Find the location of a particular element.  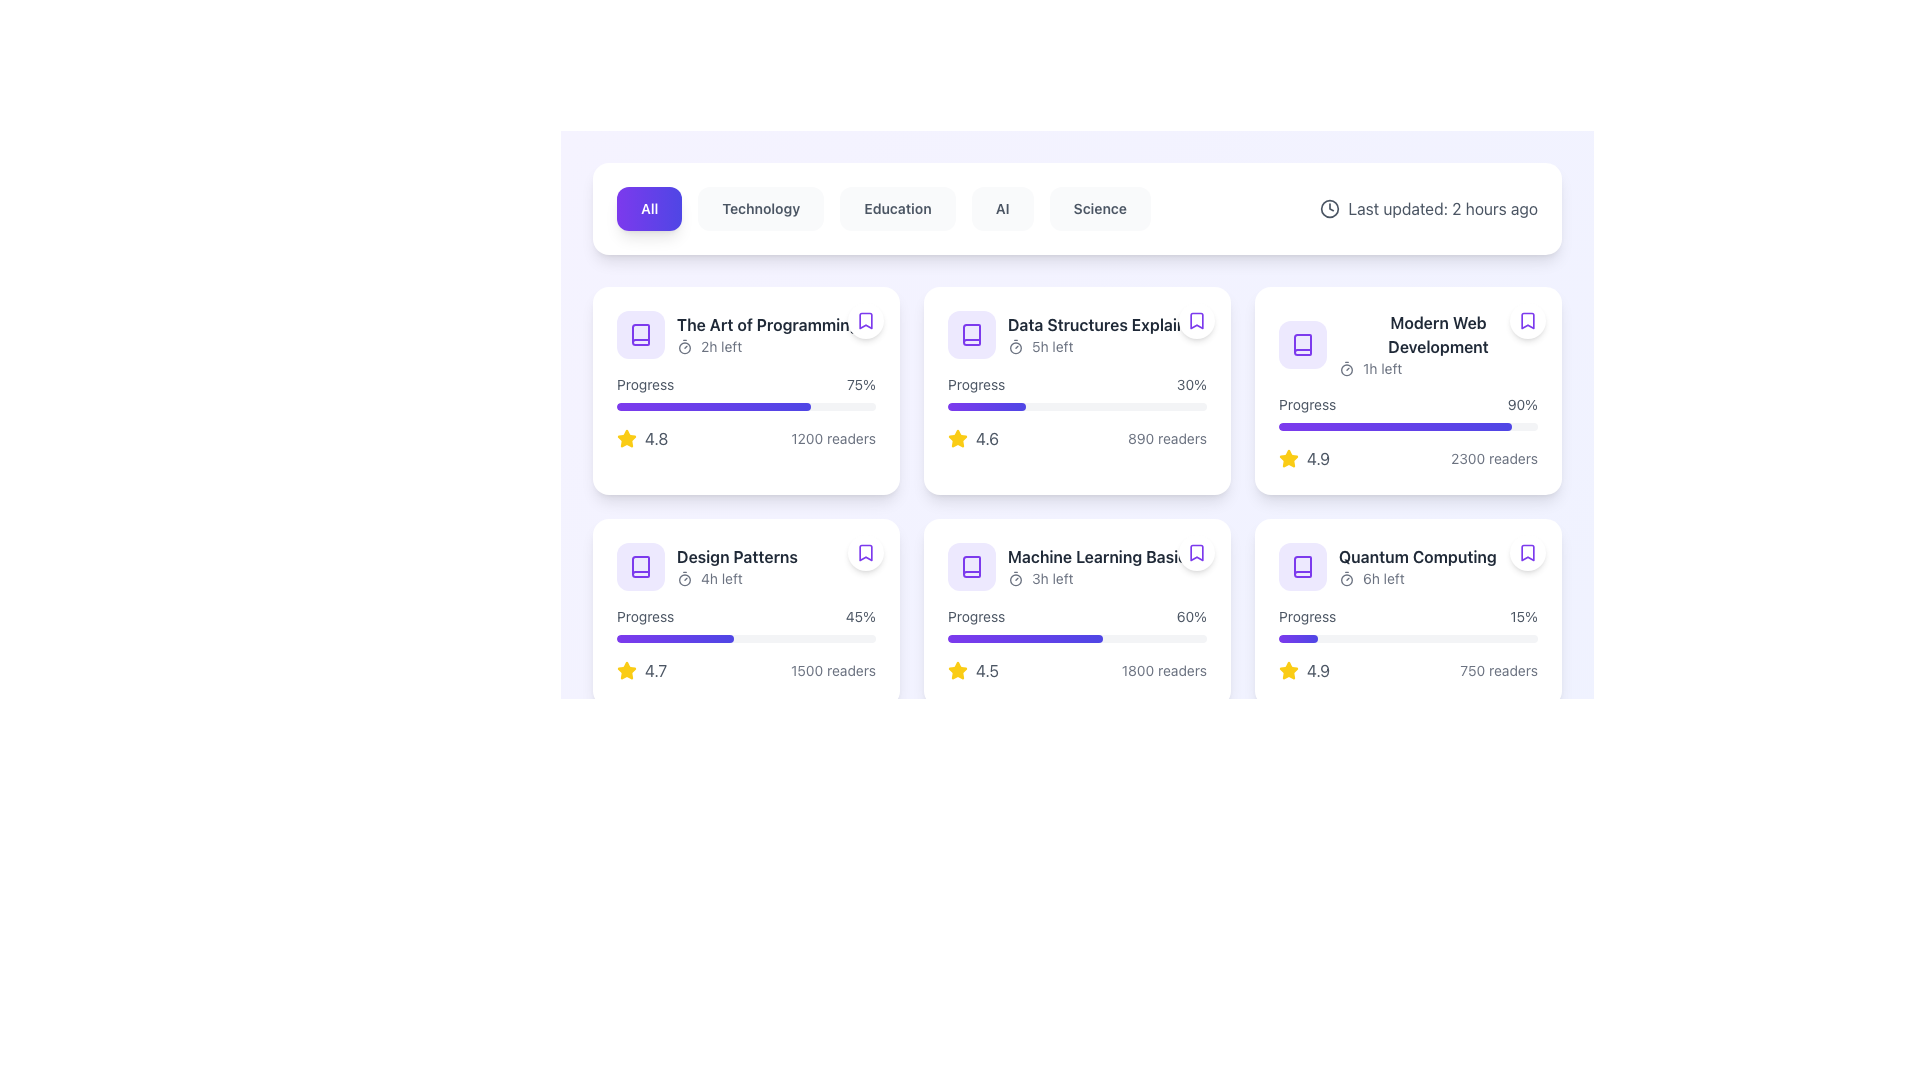

the progress bar element indicating the current progress of 60% for the 'Machine Learning Basics' course, which is styled with a gradient in violet and indigo hues and is located beneath the 'Progress' label is located at coordinates (1076, 639).